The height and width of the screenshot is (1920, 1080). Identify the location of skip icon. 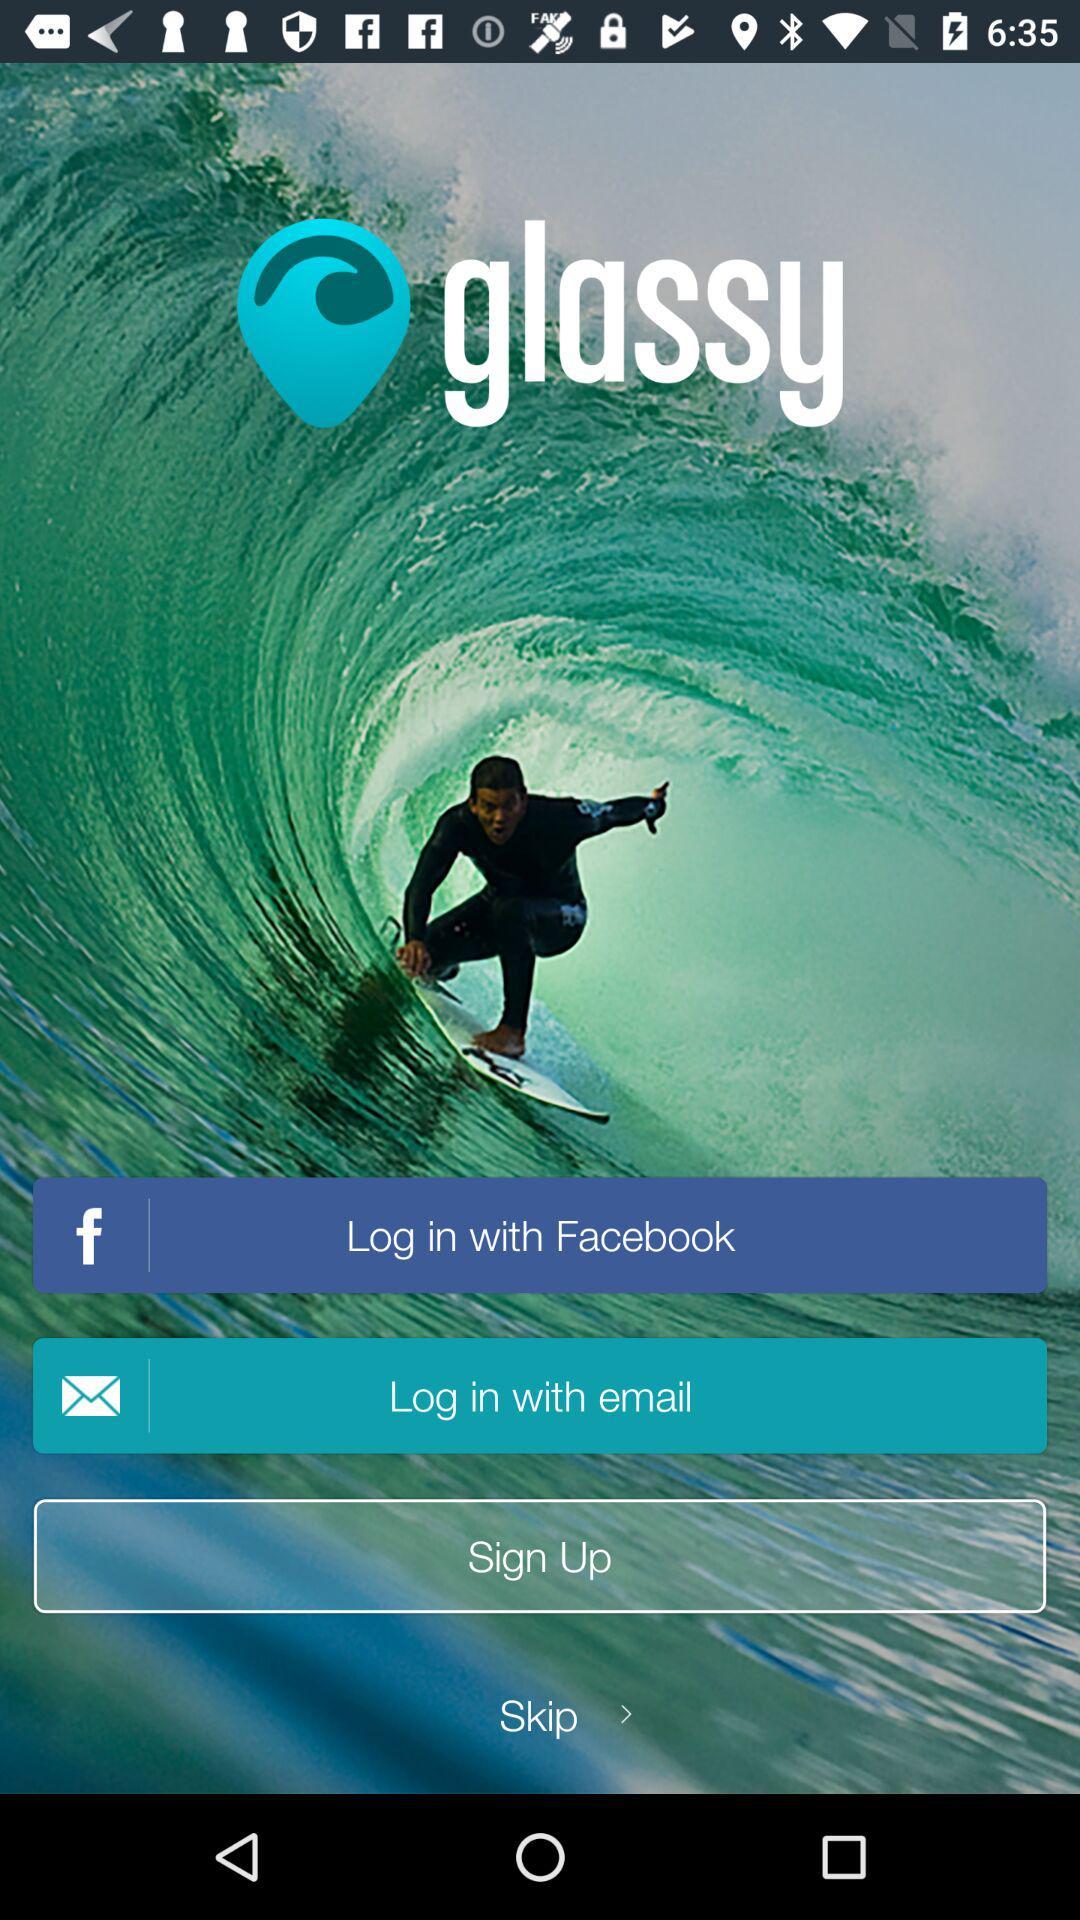
(538, 1714).